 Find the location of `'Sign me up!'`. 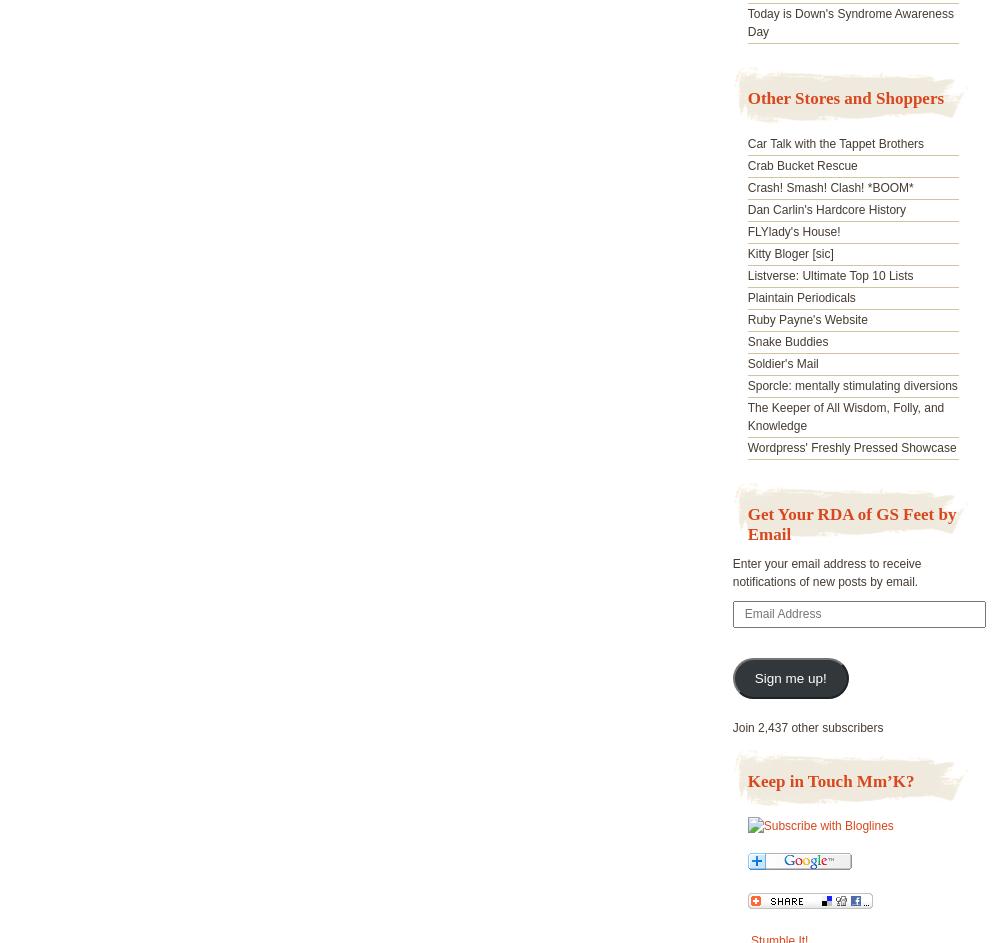

'Sign me up!' is located at coordinates (790, 677).